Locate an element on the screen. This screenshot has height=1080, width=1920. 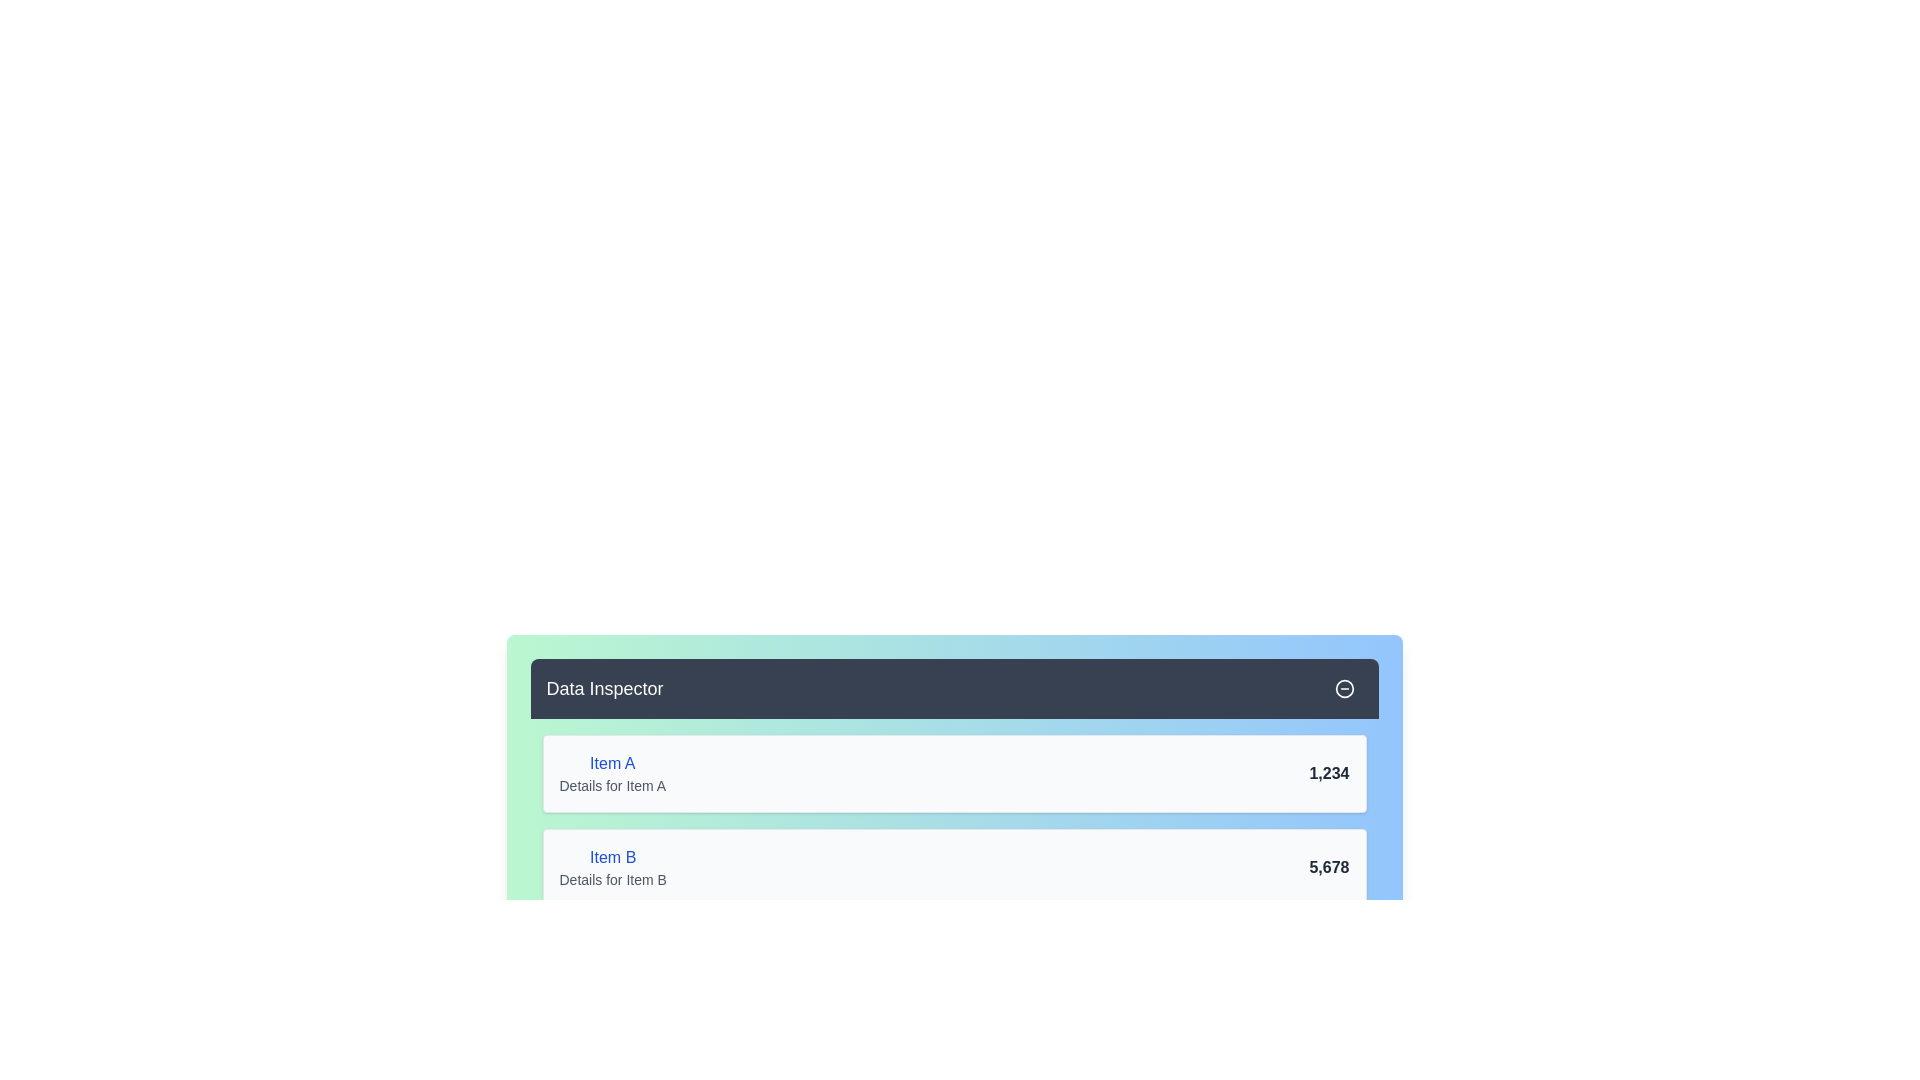
displayed information from the second card in the vertically aligned list of three cards within the 'Data Inspector' section, which showcases details related to 'Item B' is located at coordinates (953, 866).